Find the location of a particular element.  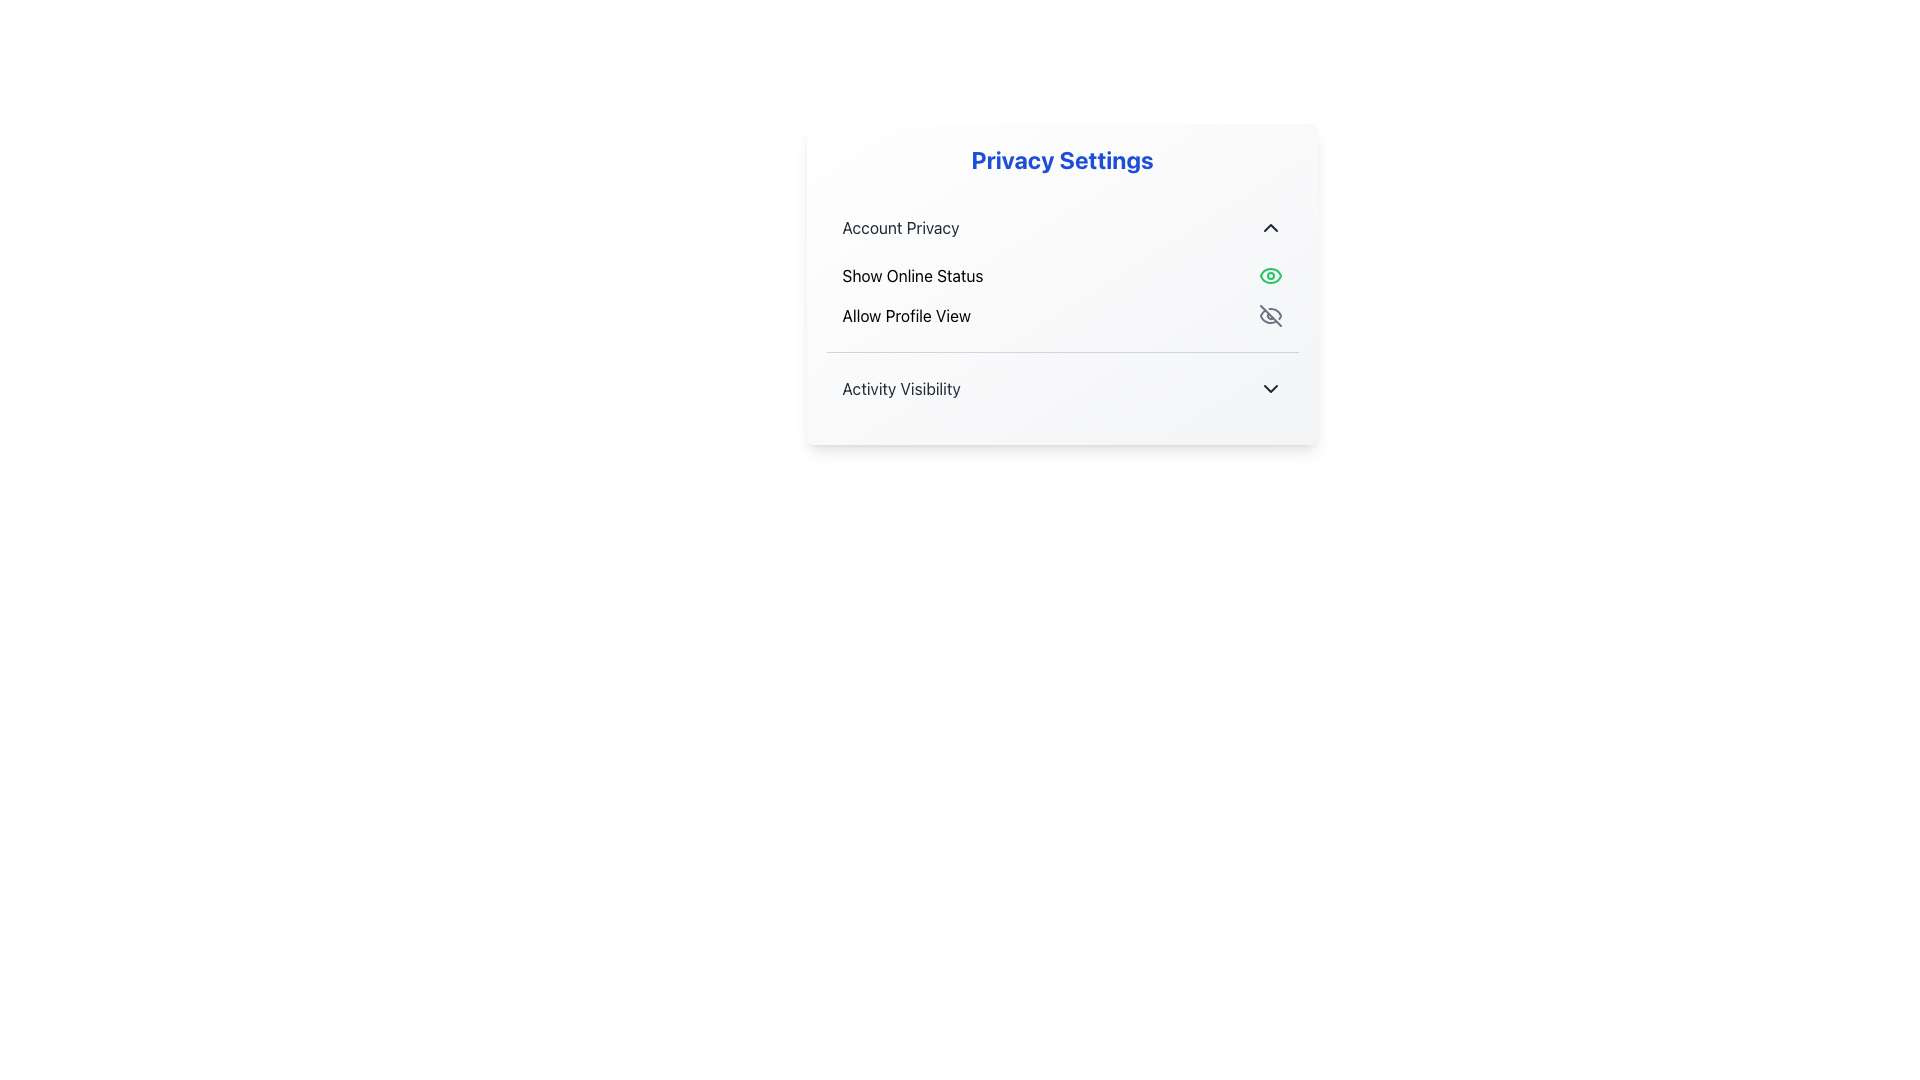

the inner curve of the eye-off icon located to the right of the 'Allow Profile View' label in the 'Privacy Settings' section is located at coordinates (1273, 313).